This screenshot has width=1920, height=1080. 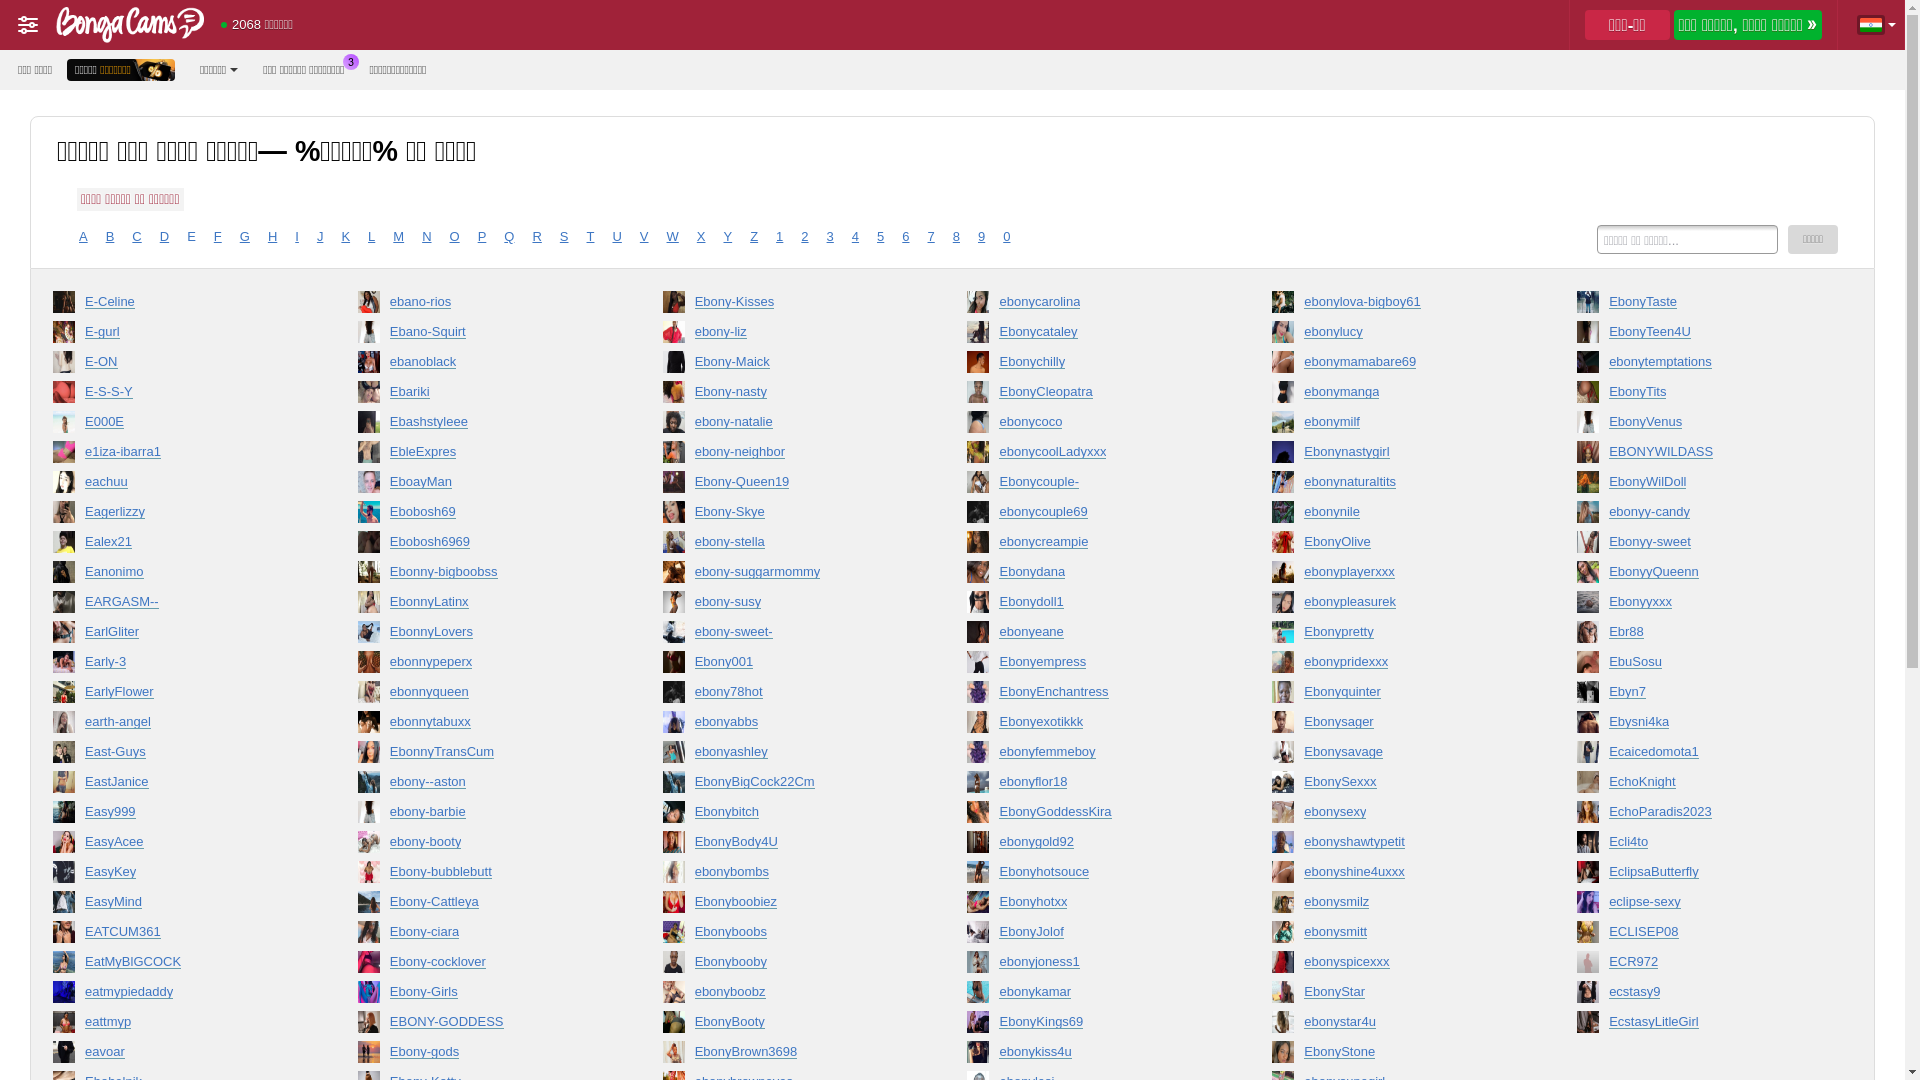 What do you see at coordinates (1699, 334) in the screenshot?
I see `'EbonyTeen4U'` at bounding box center [1699, 334].